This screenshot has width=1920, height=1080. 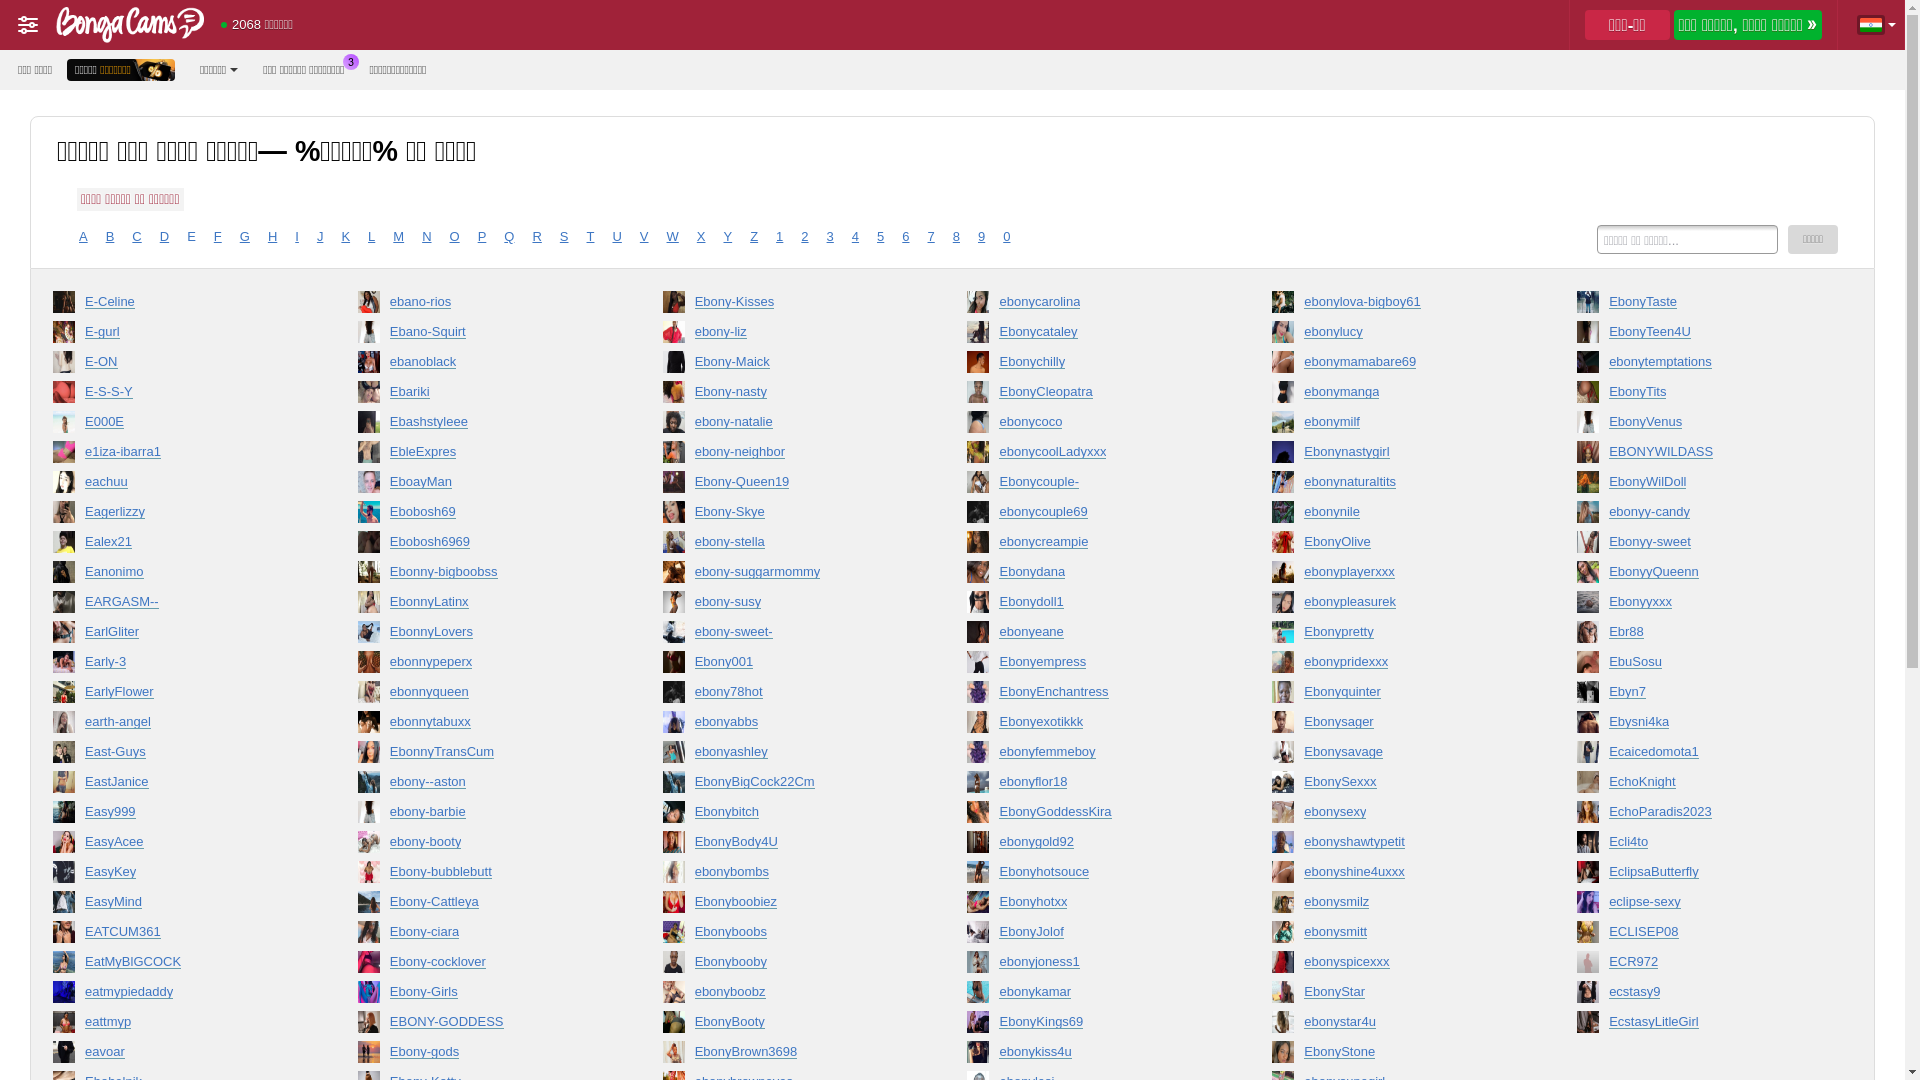 What do you see at coordinates (1699, 334) in the screenshot?
I see `'EbonyTeen4U'` at bounding box center [1699, 334].